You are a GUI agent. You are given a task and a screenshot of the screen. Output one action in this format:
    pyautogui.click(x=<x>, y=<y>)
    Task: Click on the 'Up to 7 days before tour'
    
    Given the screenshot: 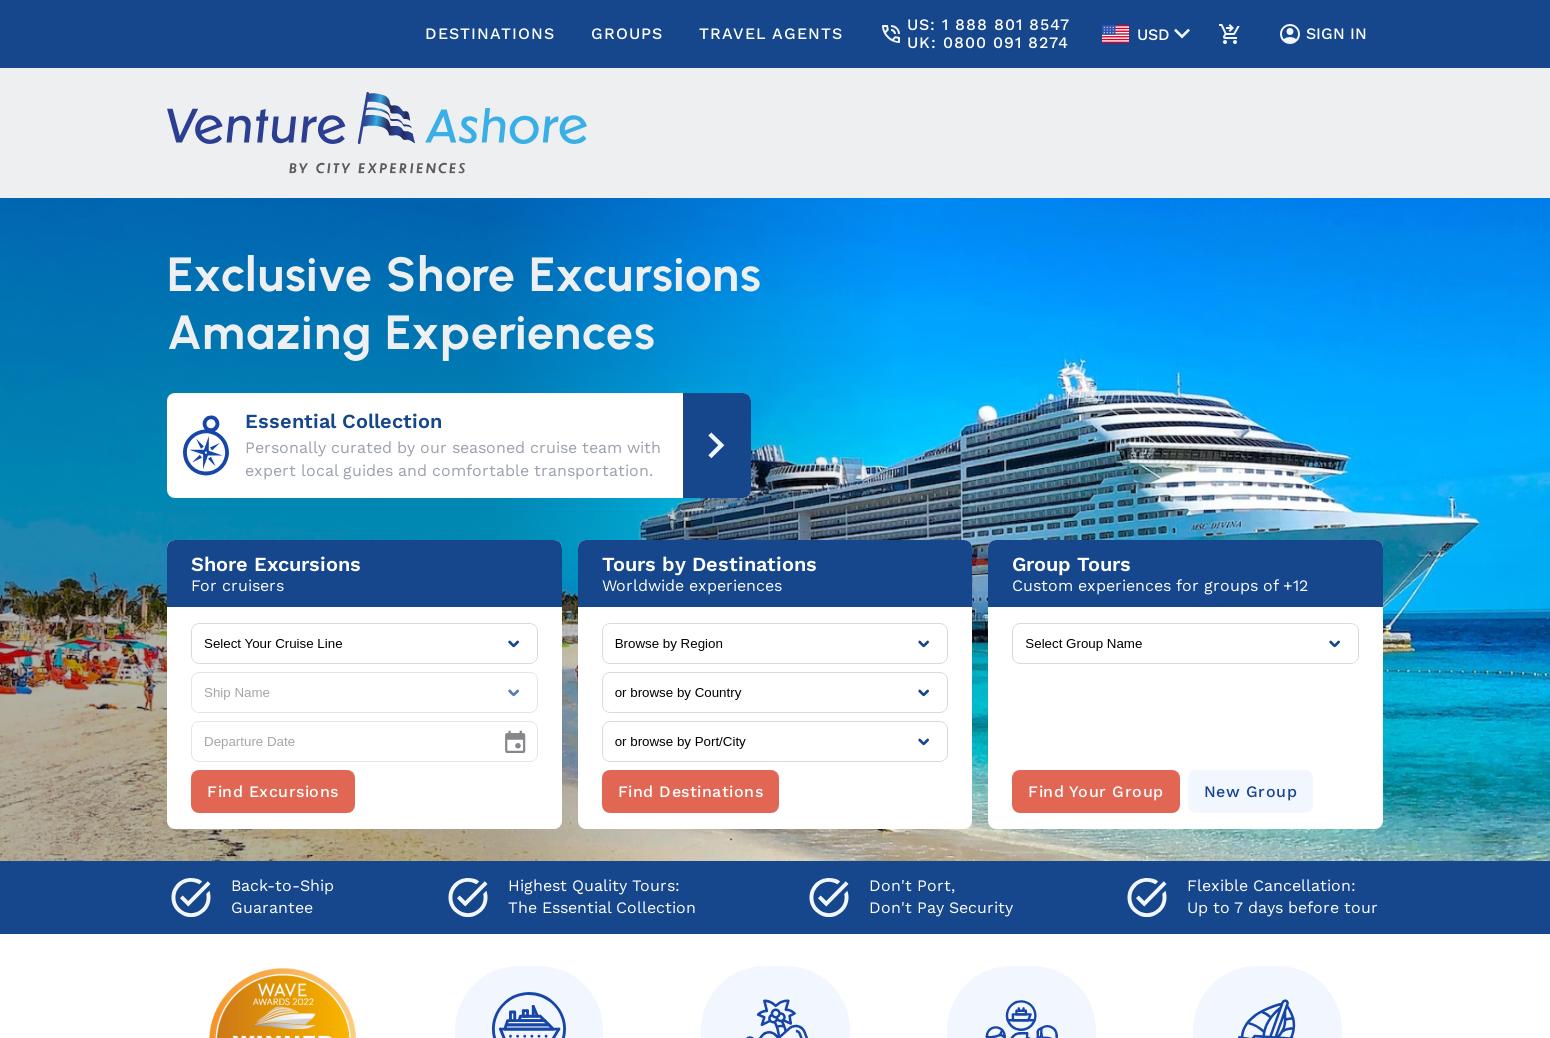 What is the action you would take?
    pyautogui.click(x=1186, y=907)
    